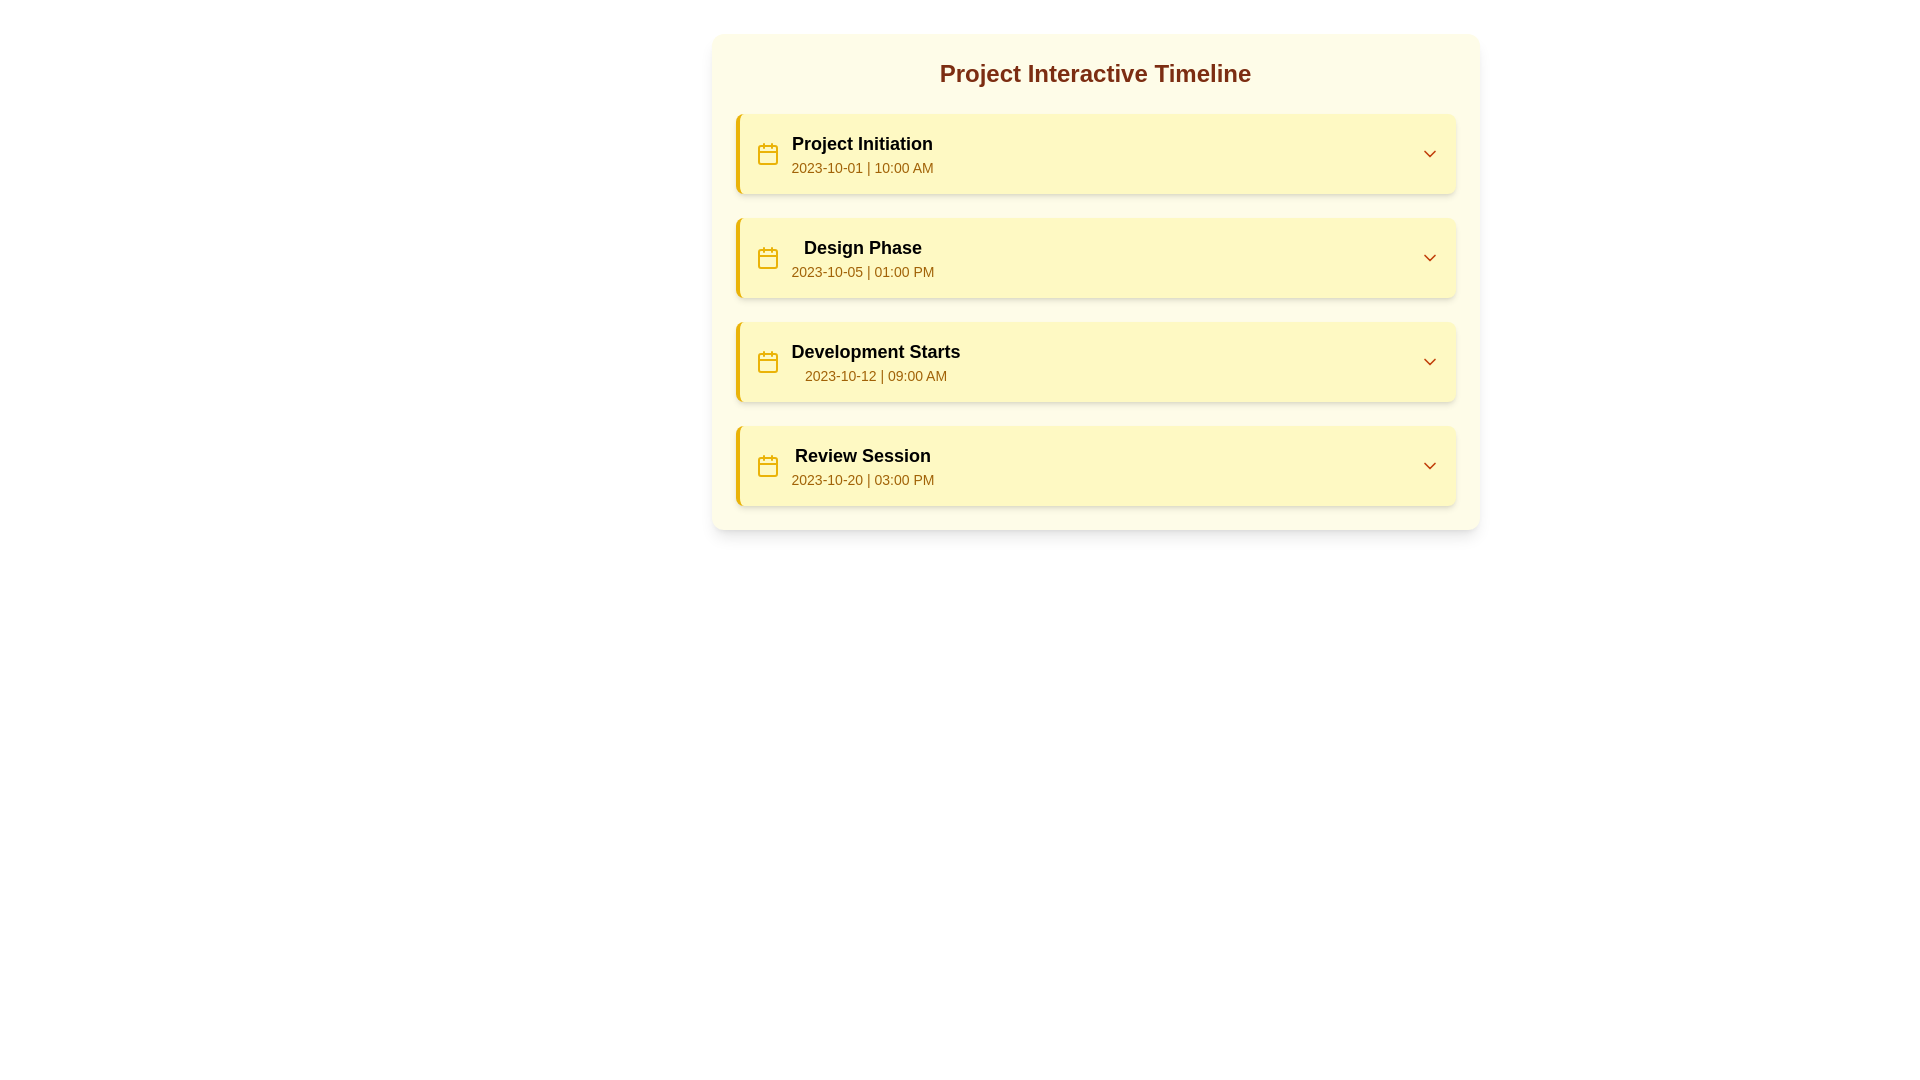 Image resolution: width=1920 pixels, height=1080 pixels. Describe the element at coordinates (1096, 257) in the screenshot. I see `the dropdown arrow of the timeline entry for the design phase of the project` at that location.